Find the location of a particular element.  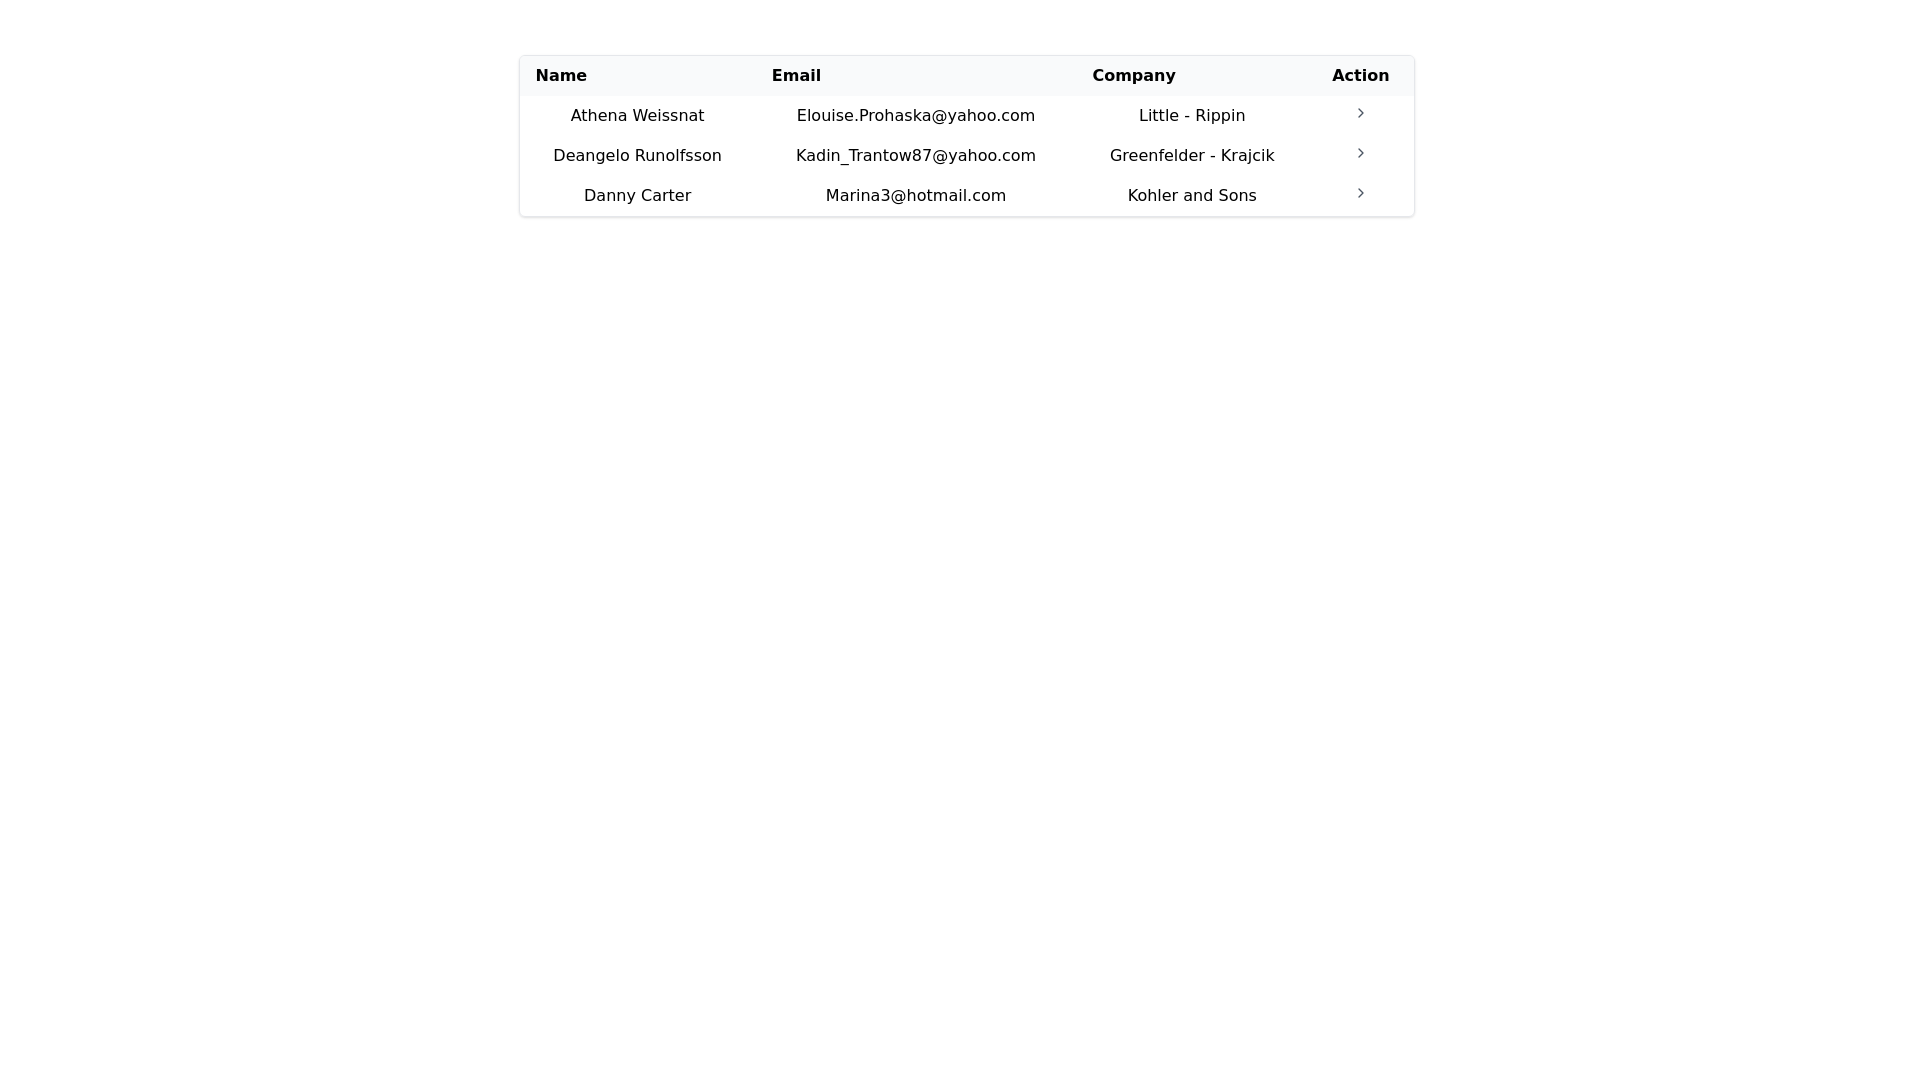

the text label displaying the user's name in the first column of the second row in the user data table is located at coordinates (636, 154).